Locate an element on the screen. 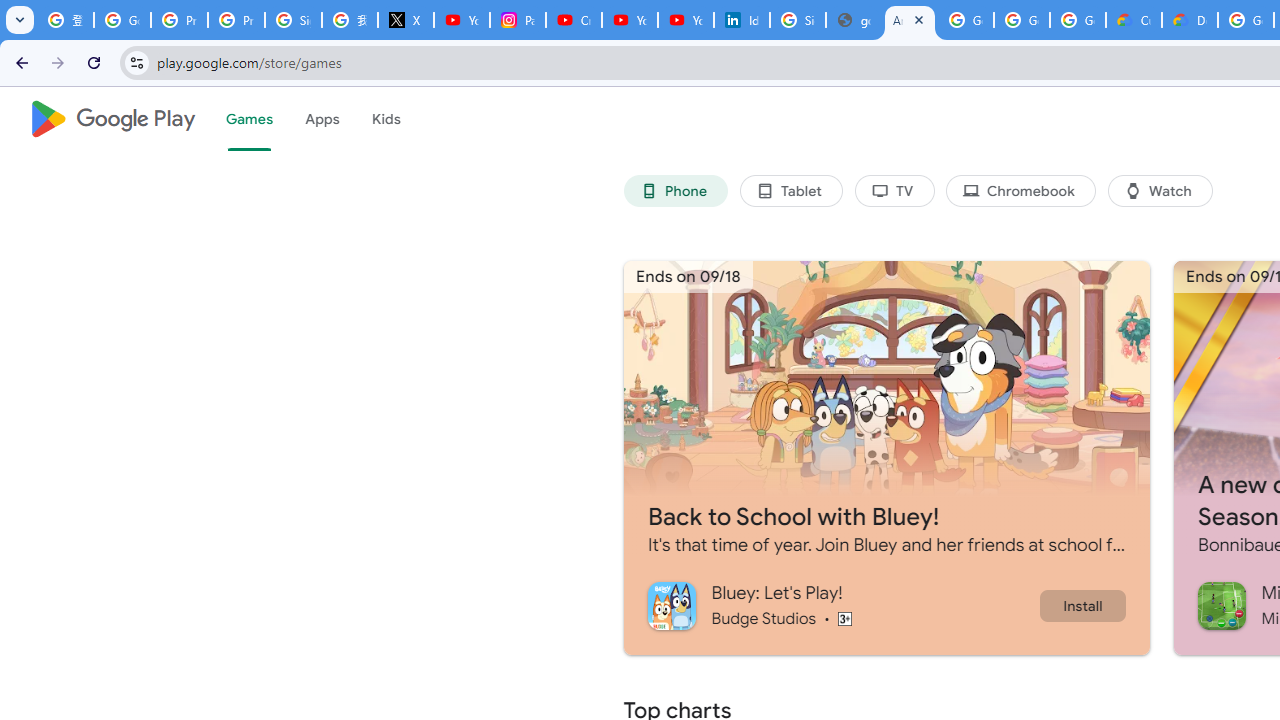 The width and height of the screenshot is (1280, 720). 'Games' is located at coordinates (247, 119).